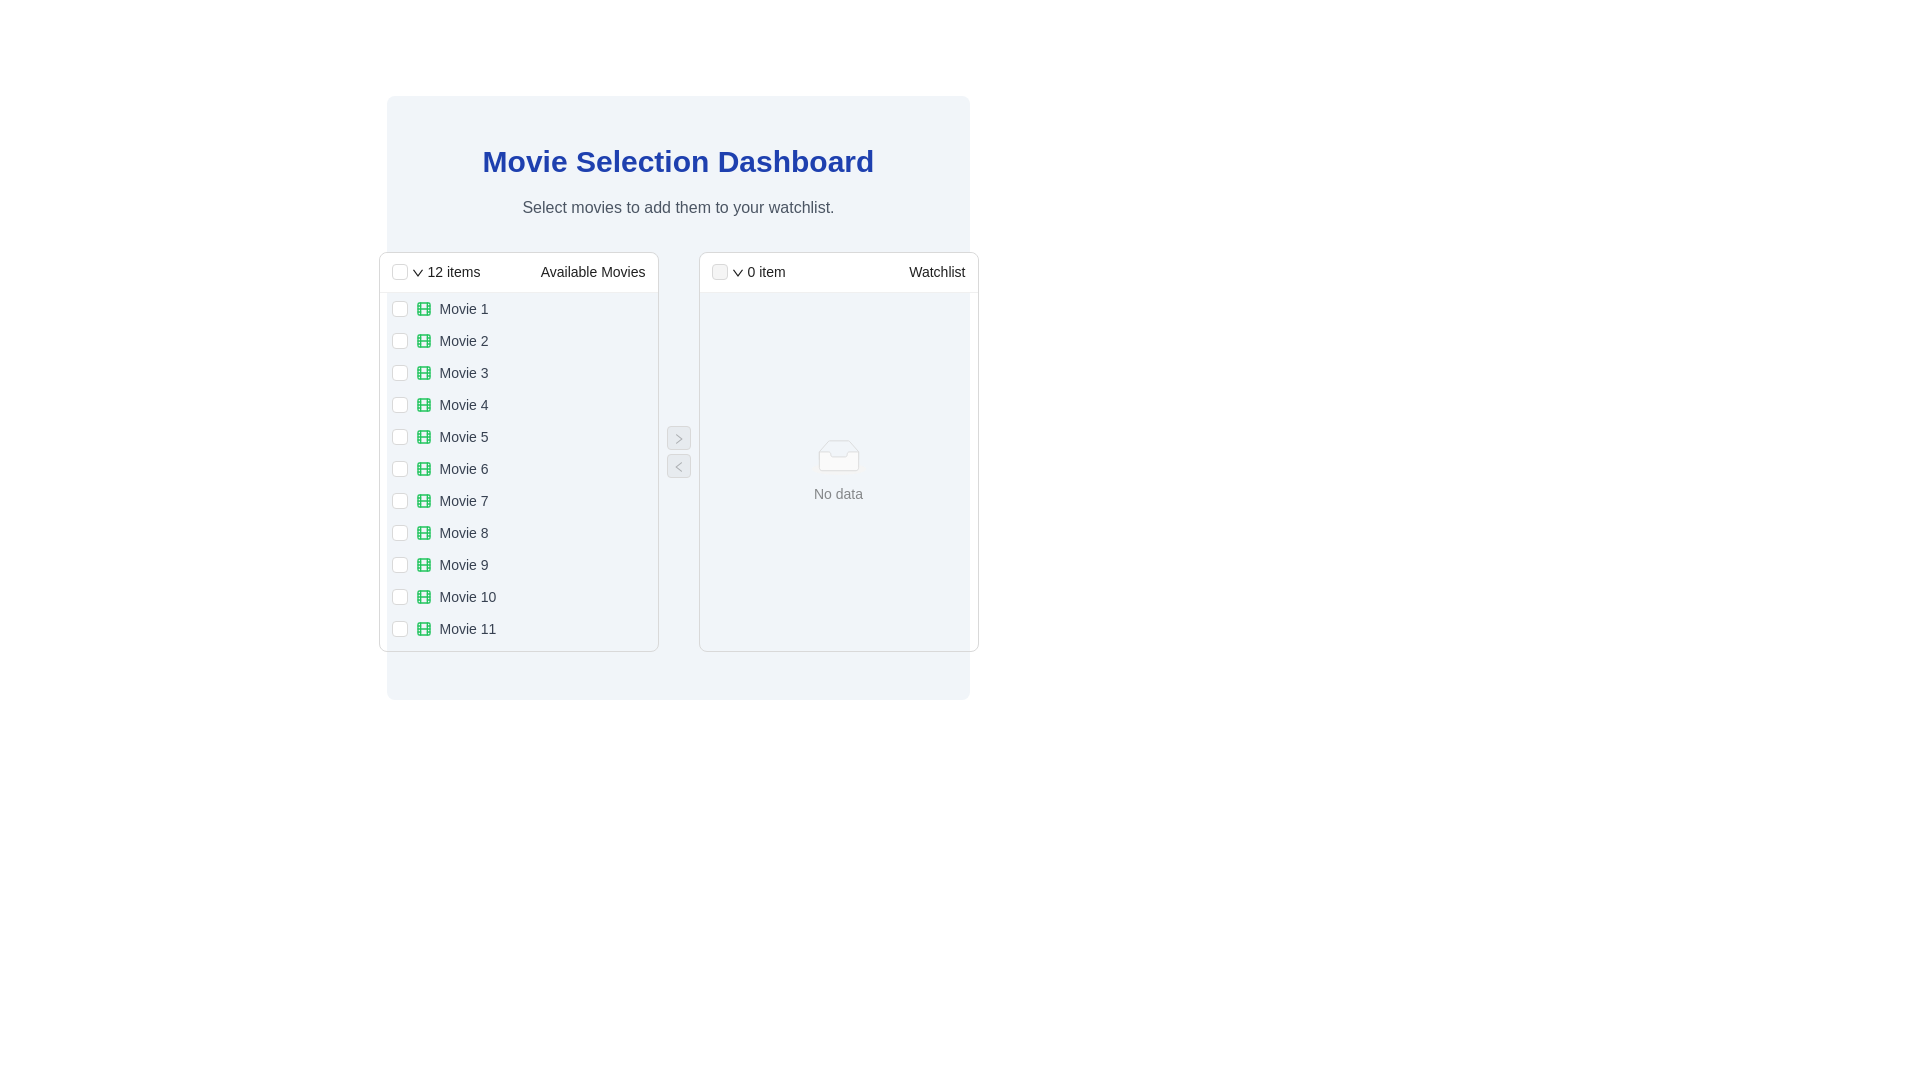 The image size is (1920, 1080). I want to click on the checkbox next to the list item labeled 'Movie 6', so click(518, 469).